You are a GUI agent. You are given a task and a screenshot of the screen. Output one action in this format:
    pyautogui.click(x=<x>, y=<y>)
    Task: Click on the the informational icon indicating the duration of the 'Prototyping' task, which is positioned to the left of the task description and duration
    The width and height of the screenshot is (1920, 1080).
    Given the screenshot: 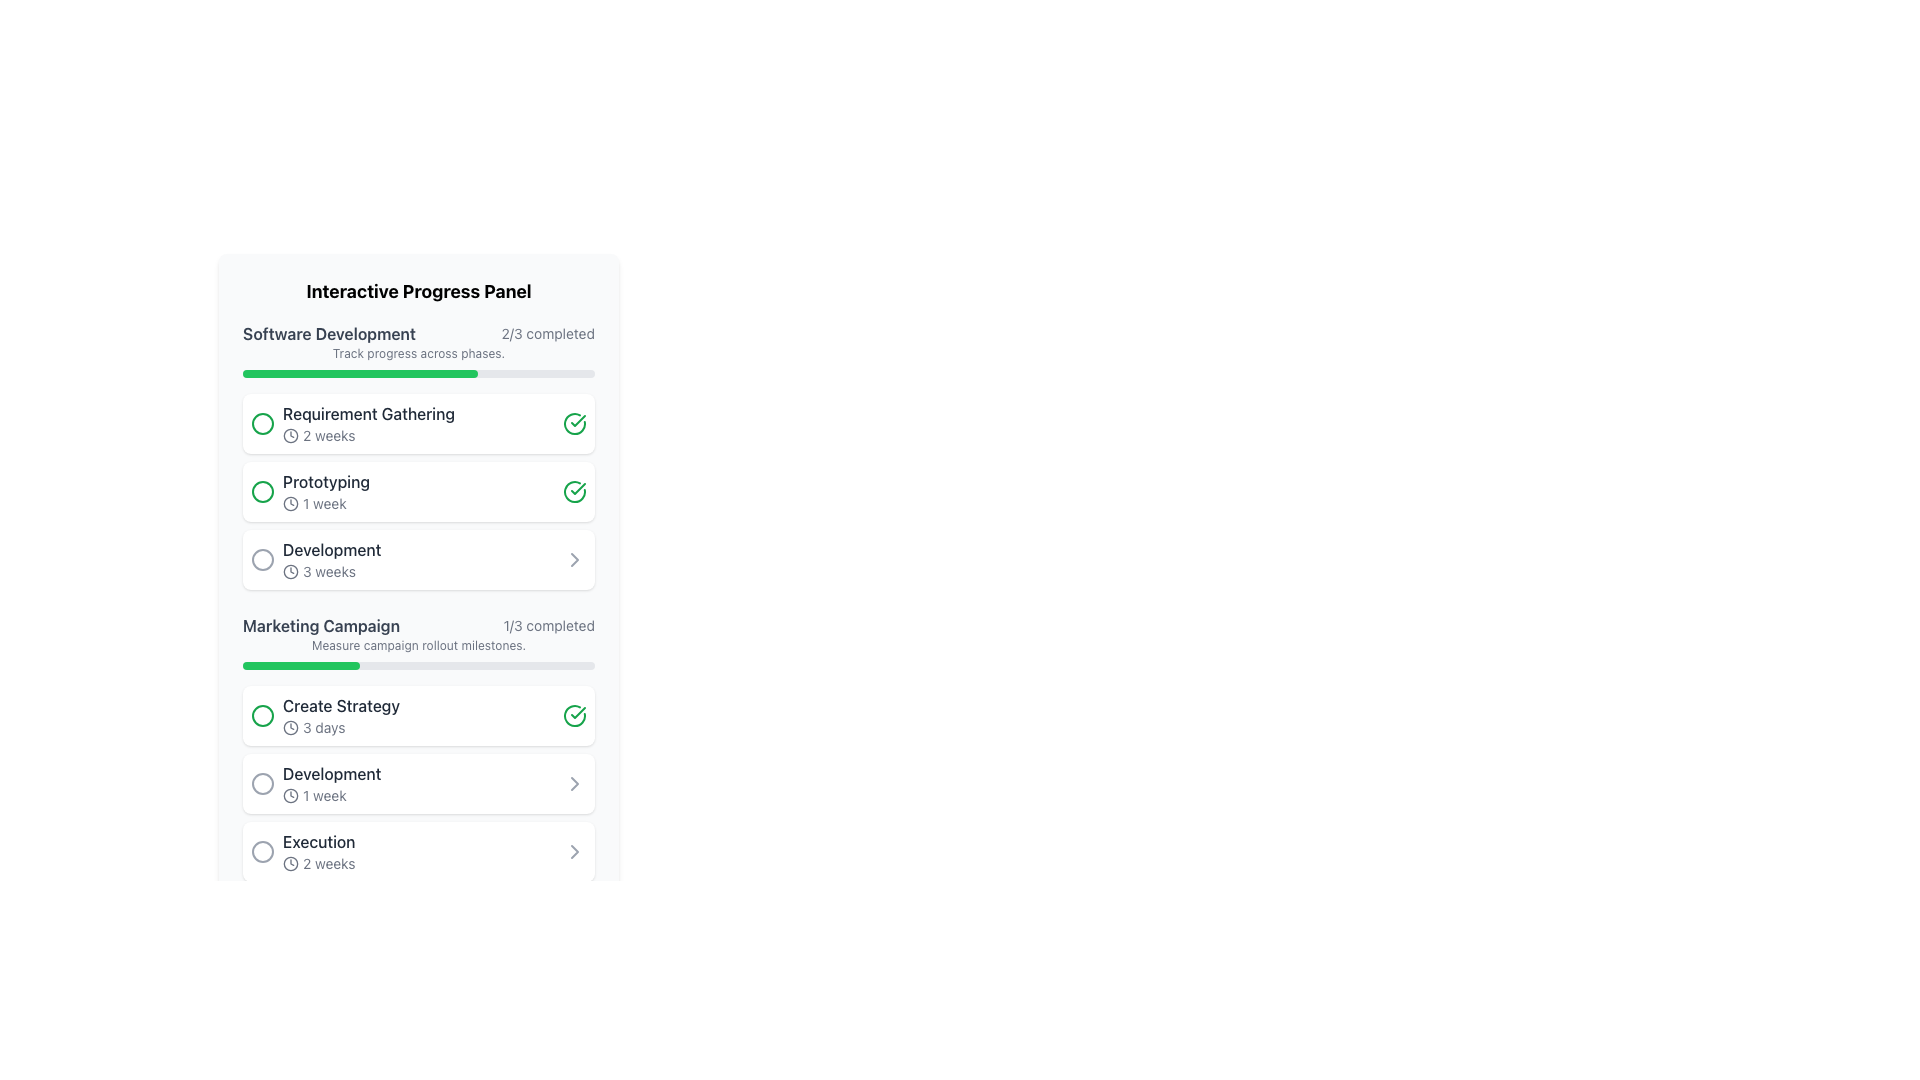 What is the action you would take?
    pyautogui.click(x=290, y=503)
    